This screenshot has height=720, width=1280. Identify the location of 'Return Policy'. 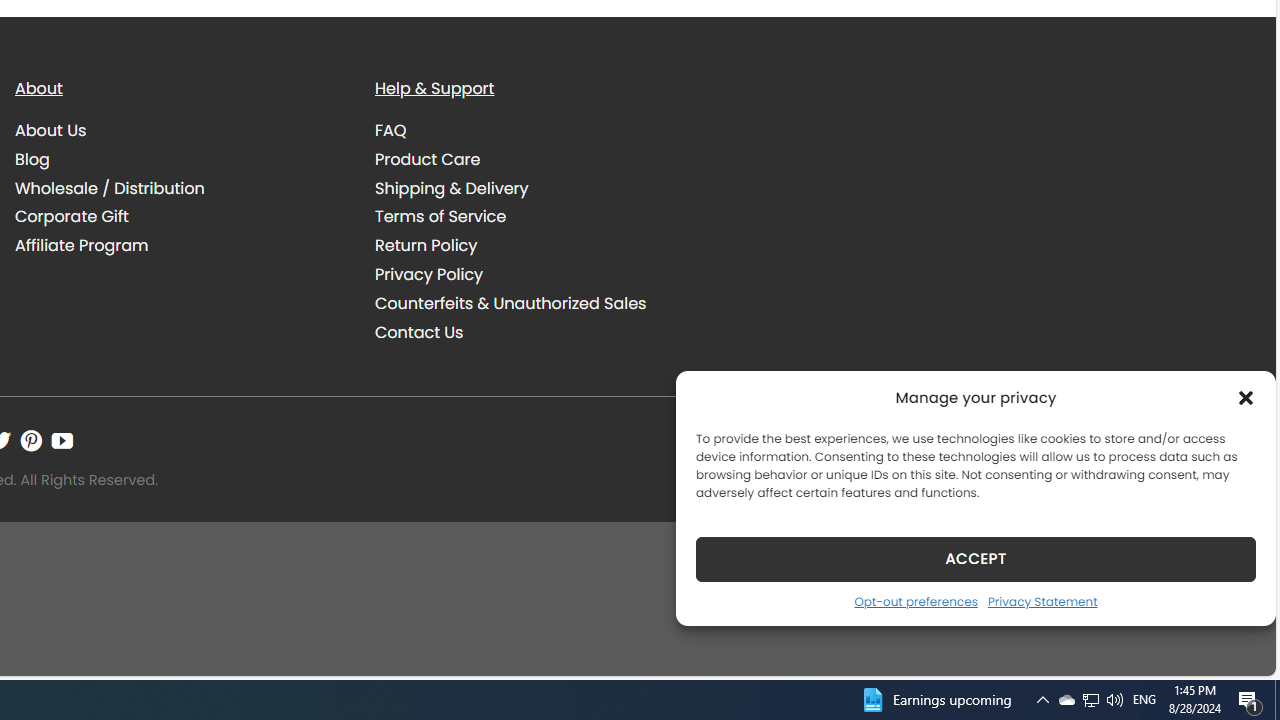
(540, 245).